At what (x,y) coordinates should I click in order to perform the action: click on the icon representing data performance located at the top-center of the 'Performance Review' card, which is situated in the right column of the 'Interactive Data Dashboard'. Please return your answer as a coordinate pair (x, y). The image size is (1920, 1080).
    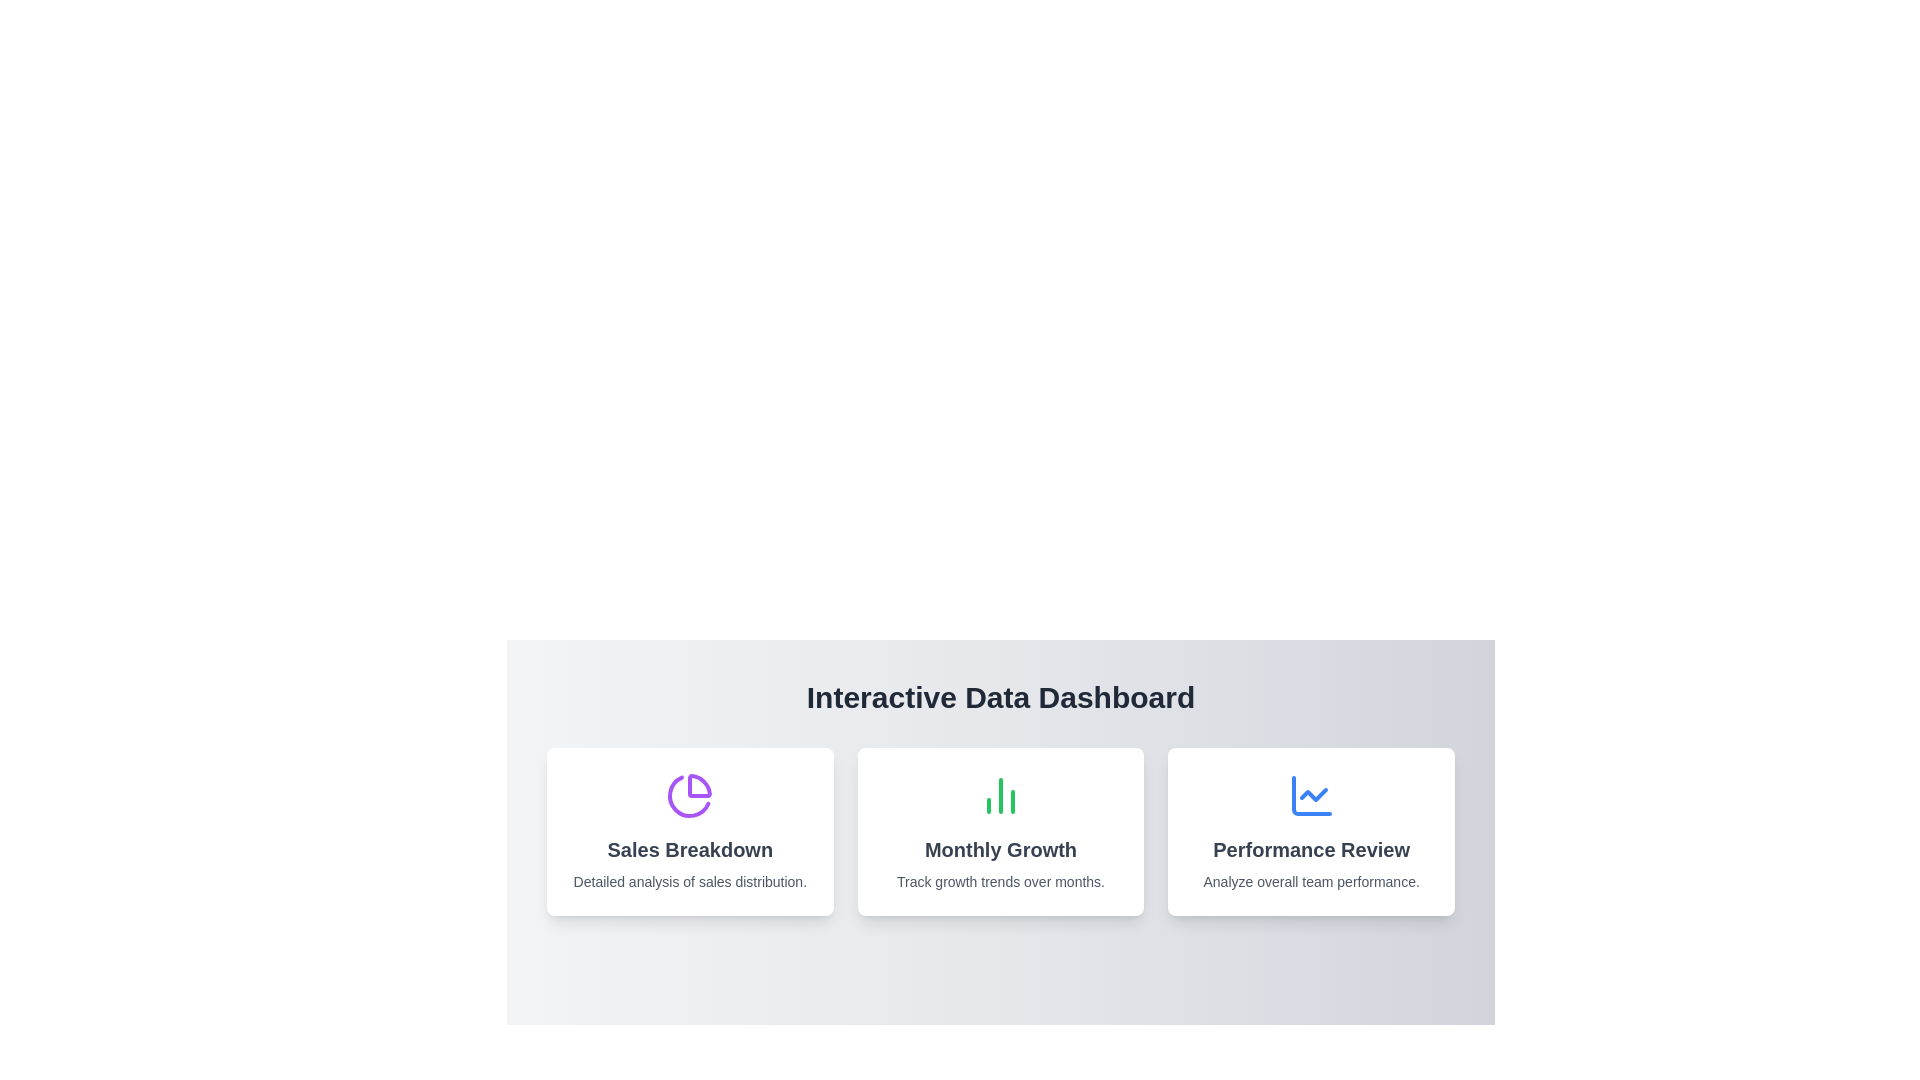
    Looking at the image, I should click on (1311, 794).